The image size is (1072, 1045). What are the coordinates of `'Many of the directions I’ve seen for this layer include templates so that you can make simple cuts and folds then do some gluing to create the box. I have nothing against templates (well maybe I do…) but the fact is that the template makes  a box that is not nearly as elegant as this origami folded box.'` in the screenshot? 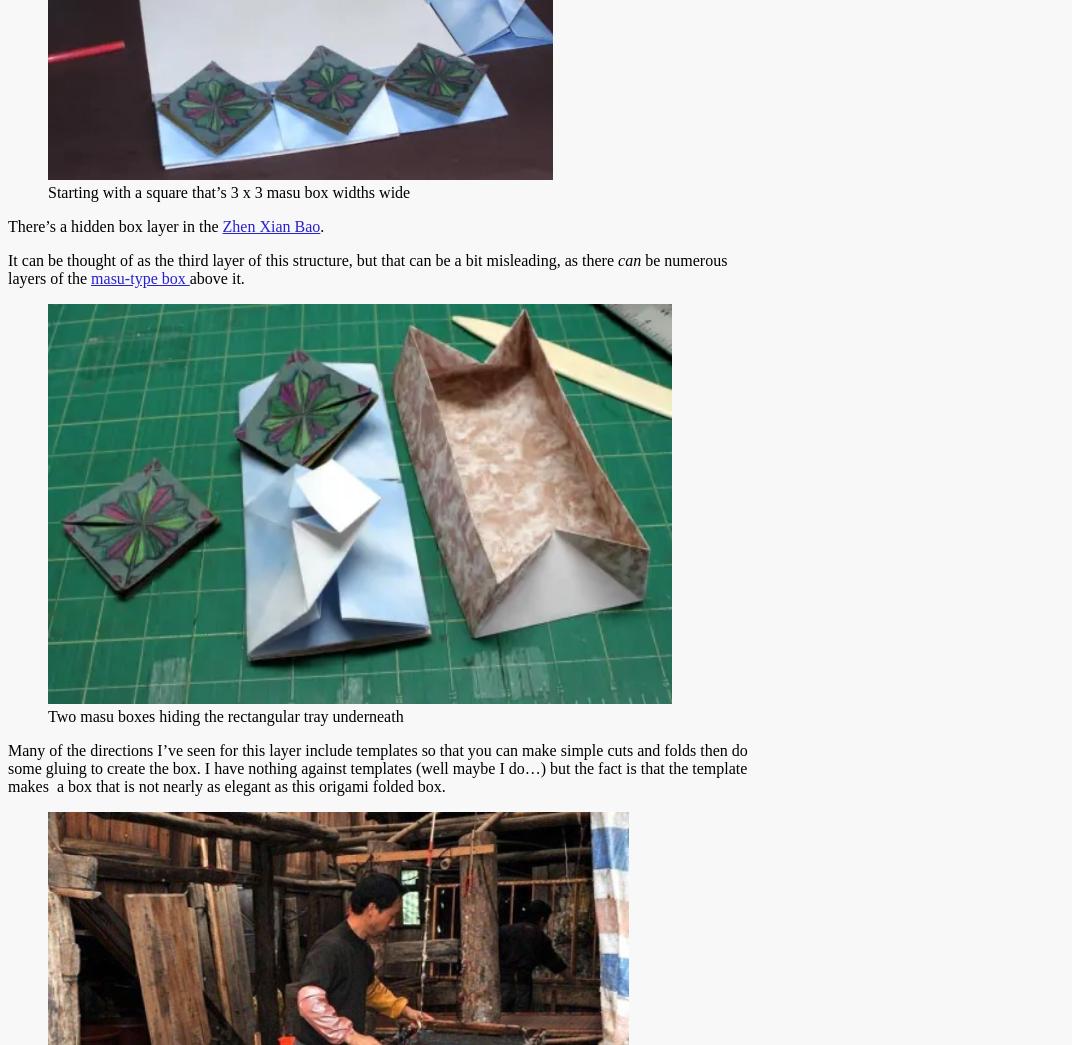 It's located at (377, 768).